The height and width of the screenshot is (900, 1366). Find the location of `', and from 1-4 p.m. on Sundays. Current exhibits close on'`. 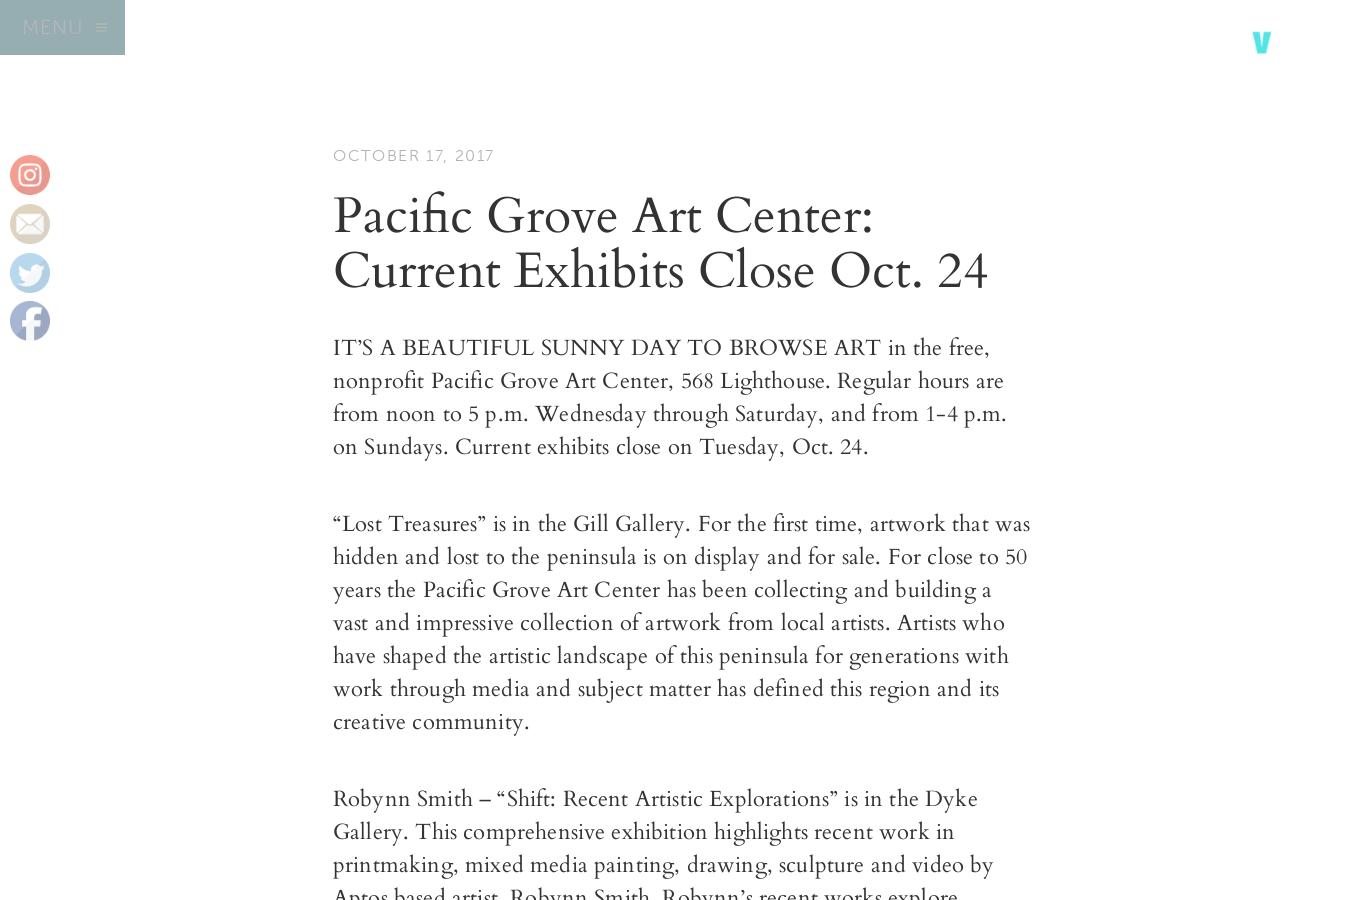

', and from 1-4 p.m. on Sundays. Current exhibits close on' is located at coordinates (669, 430).